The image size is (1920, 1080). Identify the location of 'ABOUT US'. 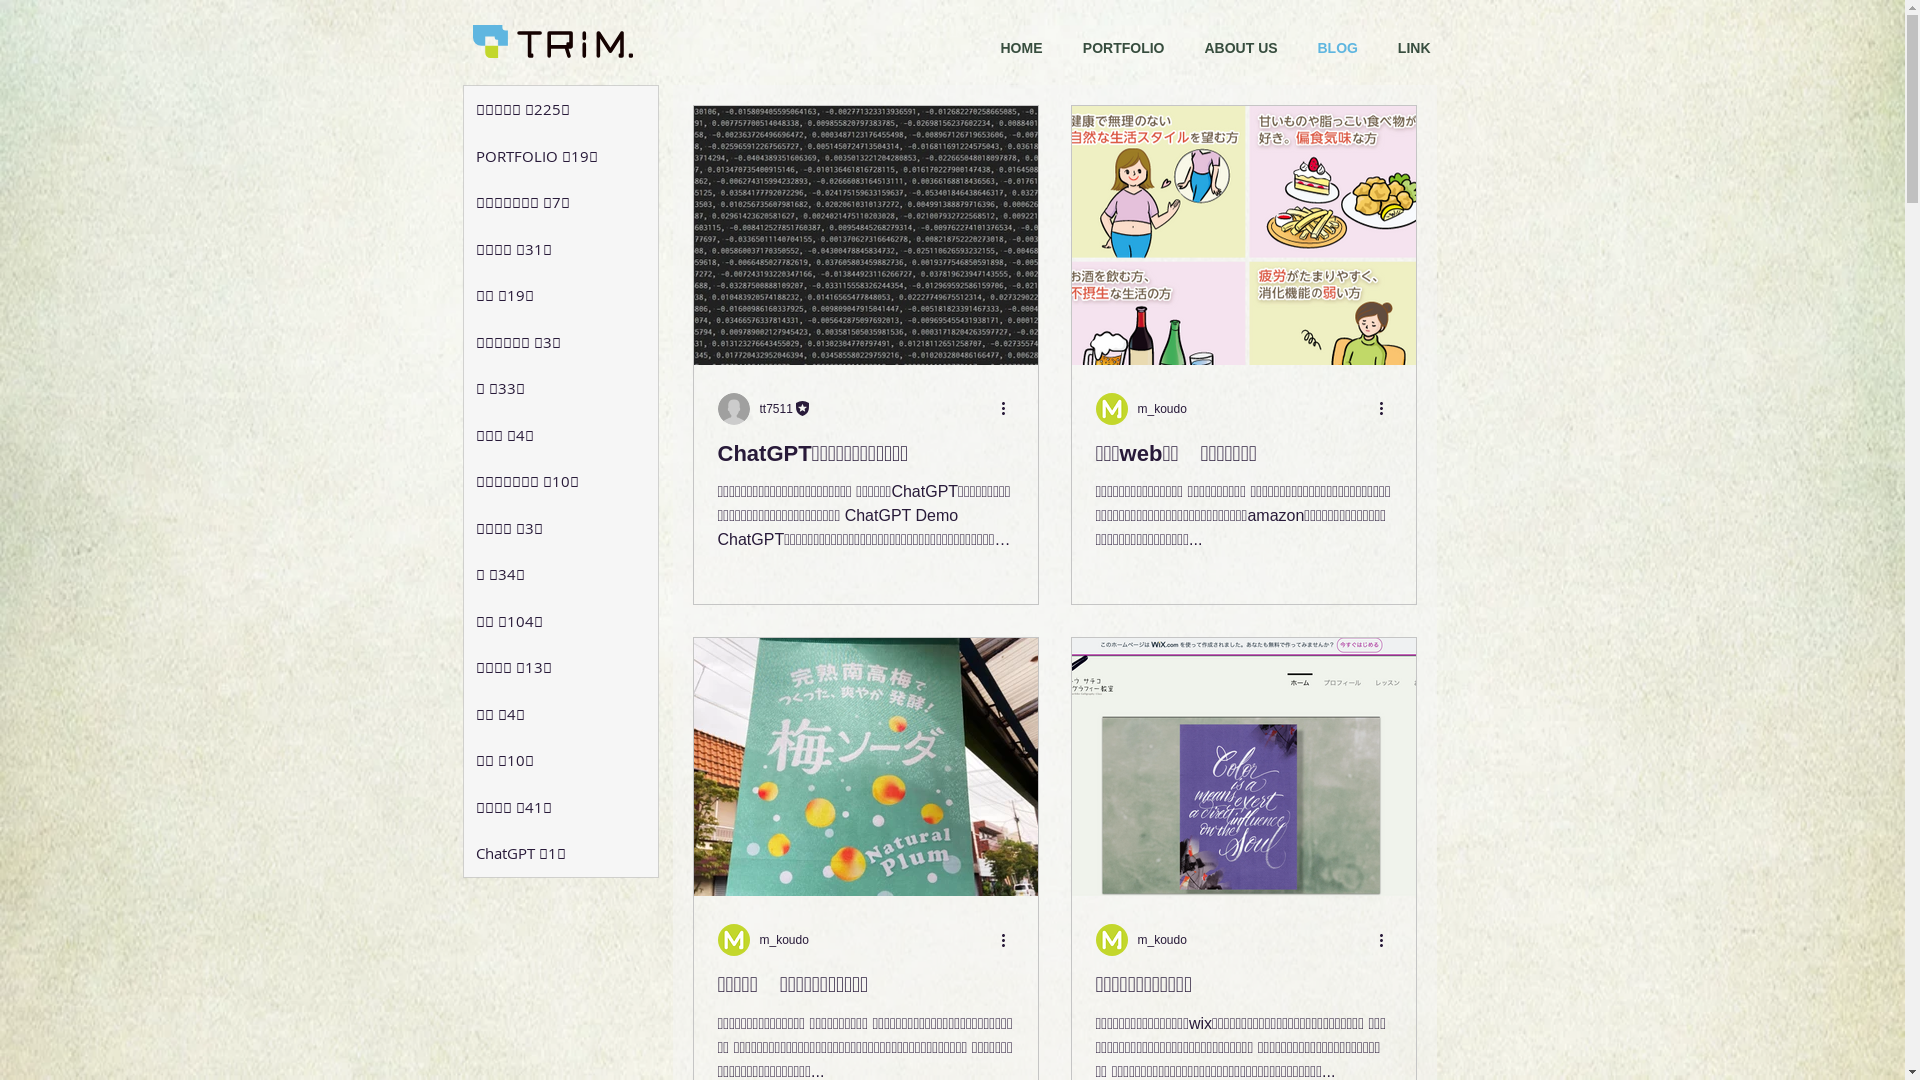
(1239, 46).